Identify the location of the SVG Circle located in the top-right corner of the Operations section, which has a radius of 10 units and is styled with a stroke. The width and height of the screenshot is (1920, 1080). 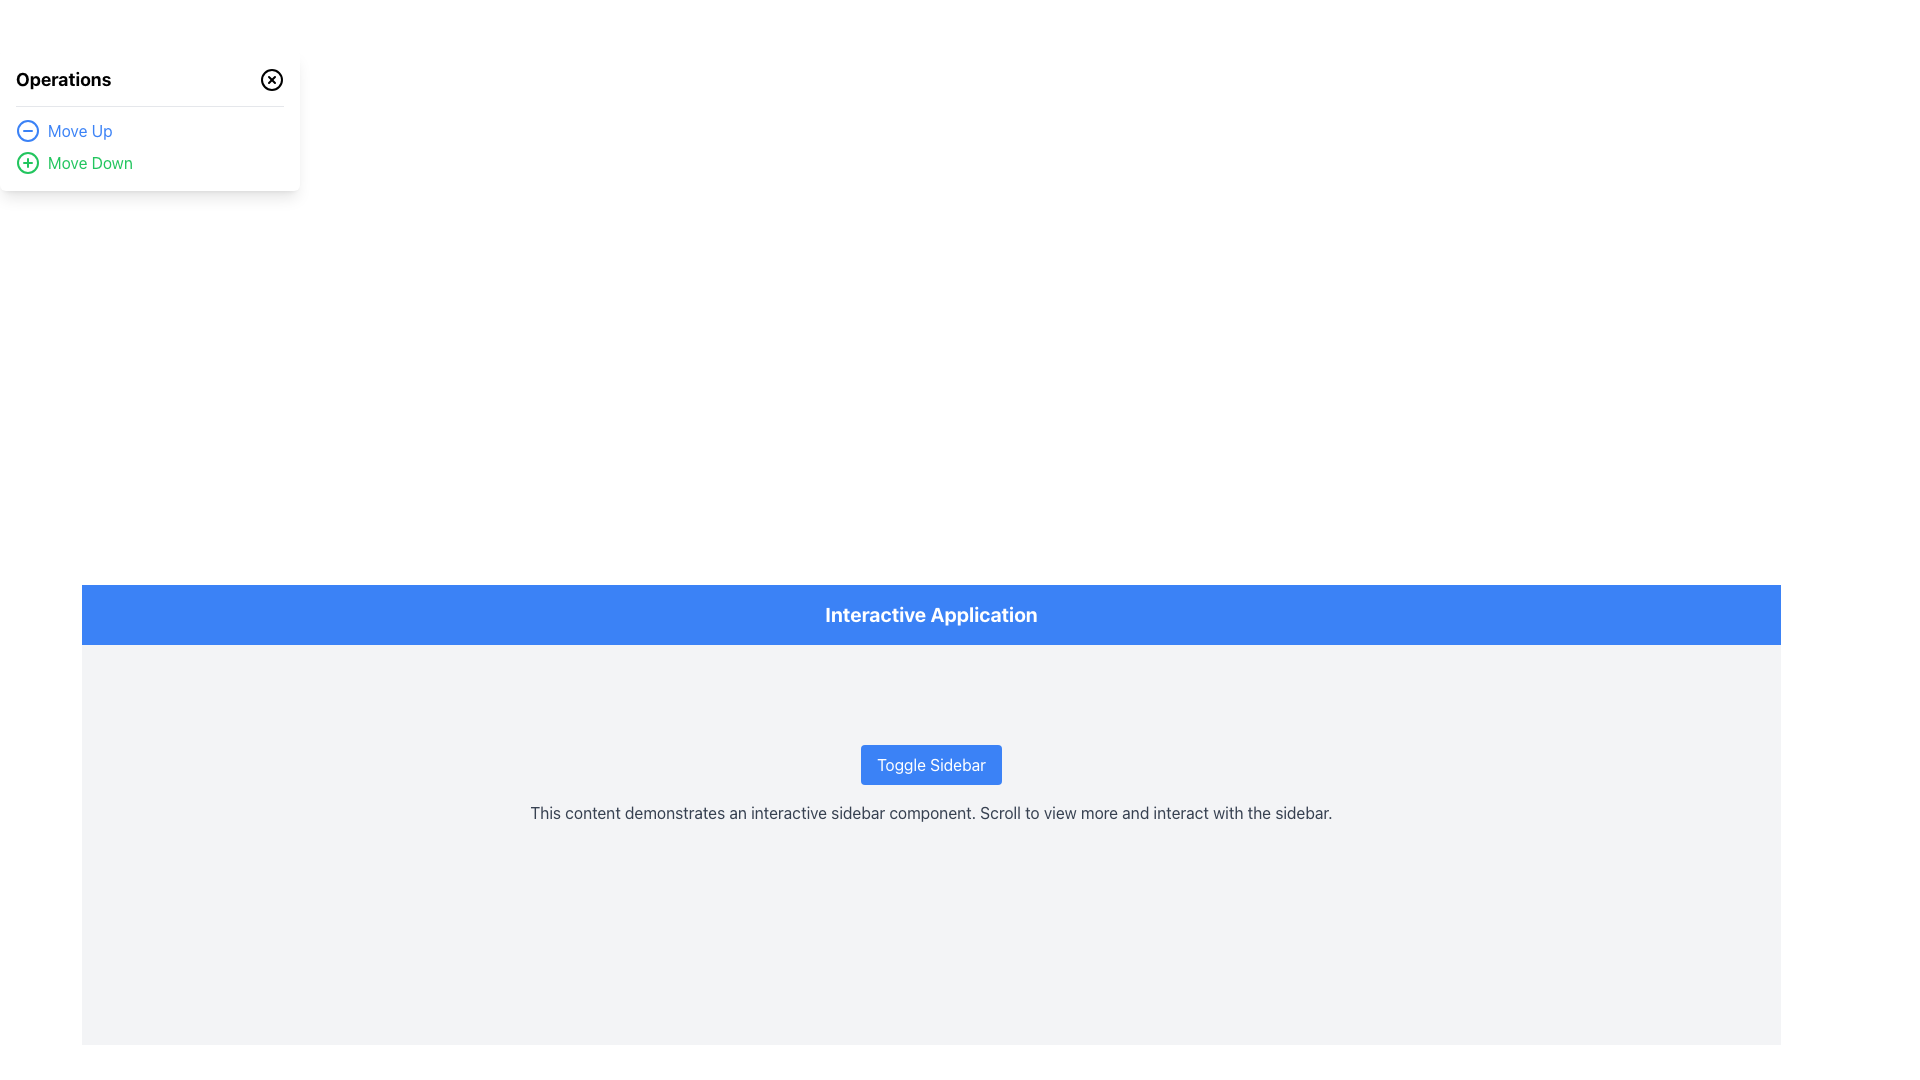
(271, 79).